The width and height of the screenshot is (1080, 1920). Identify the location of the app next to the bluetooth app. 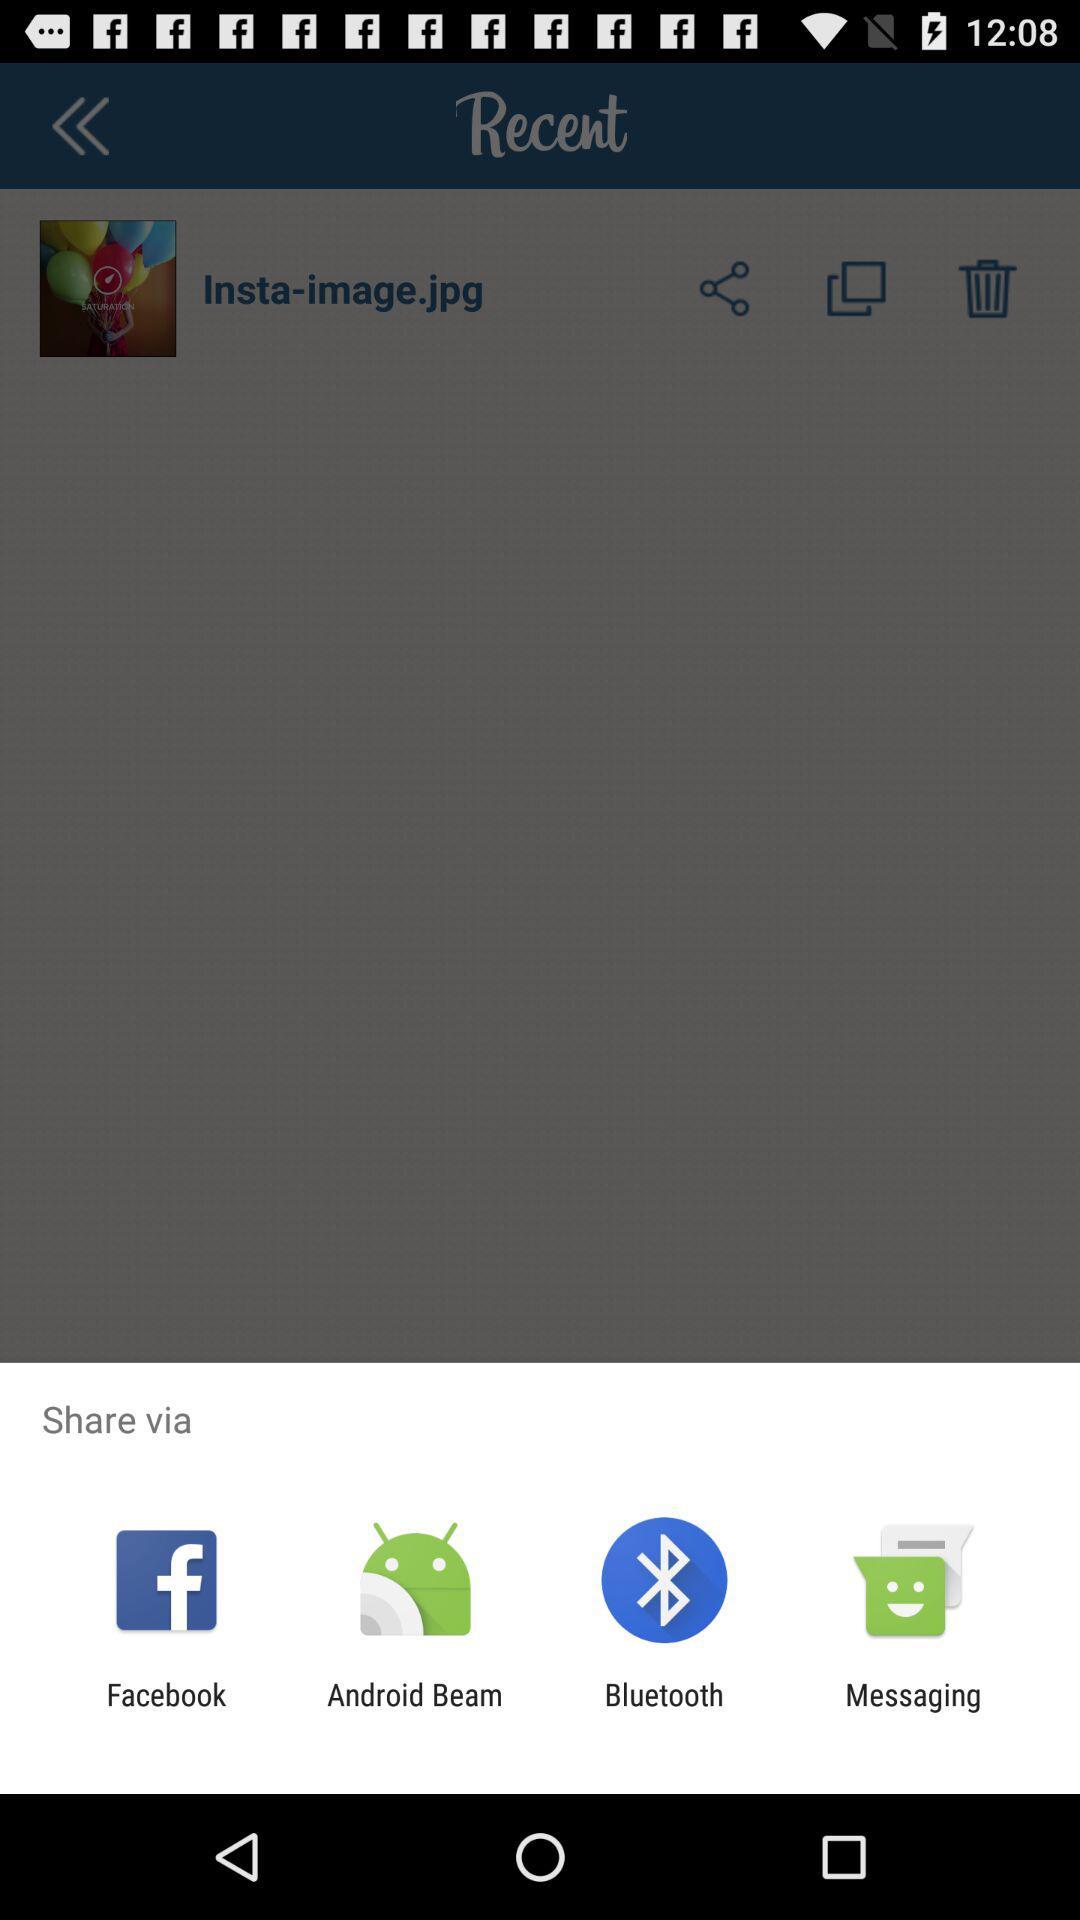
(913, 1711).